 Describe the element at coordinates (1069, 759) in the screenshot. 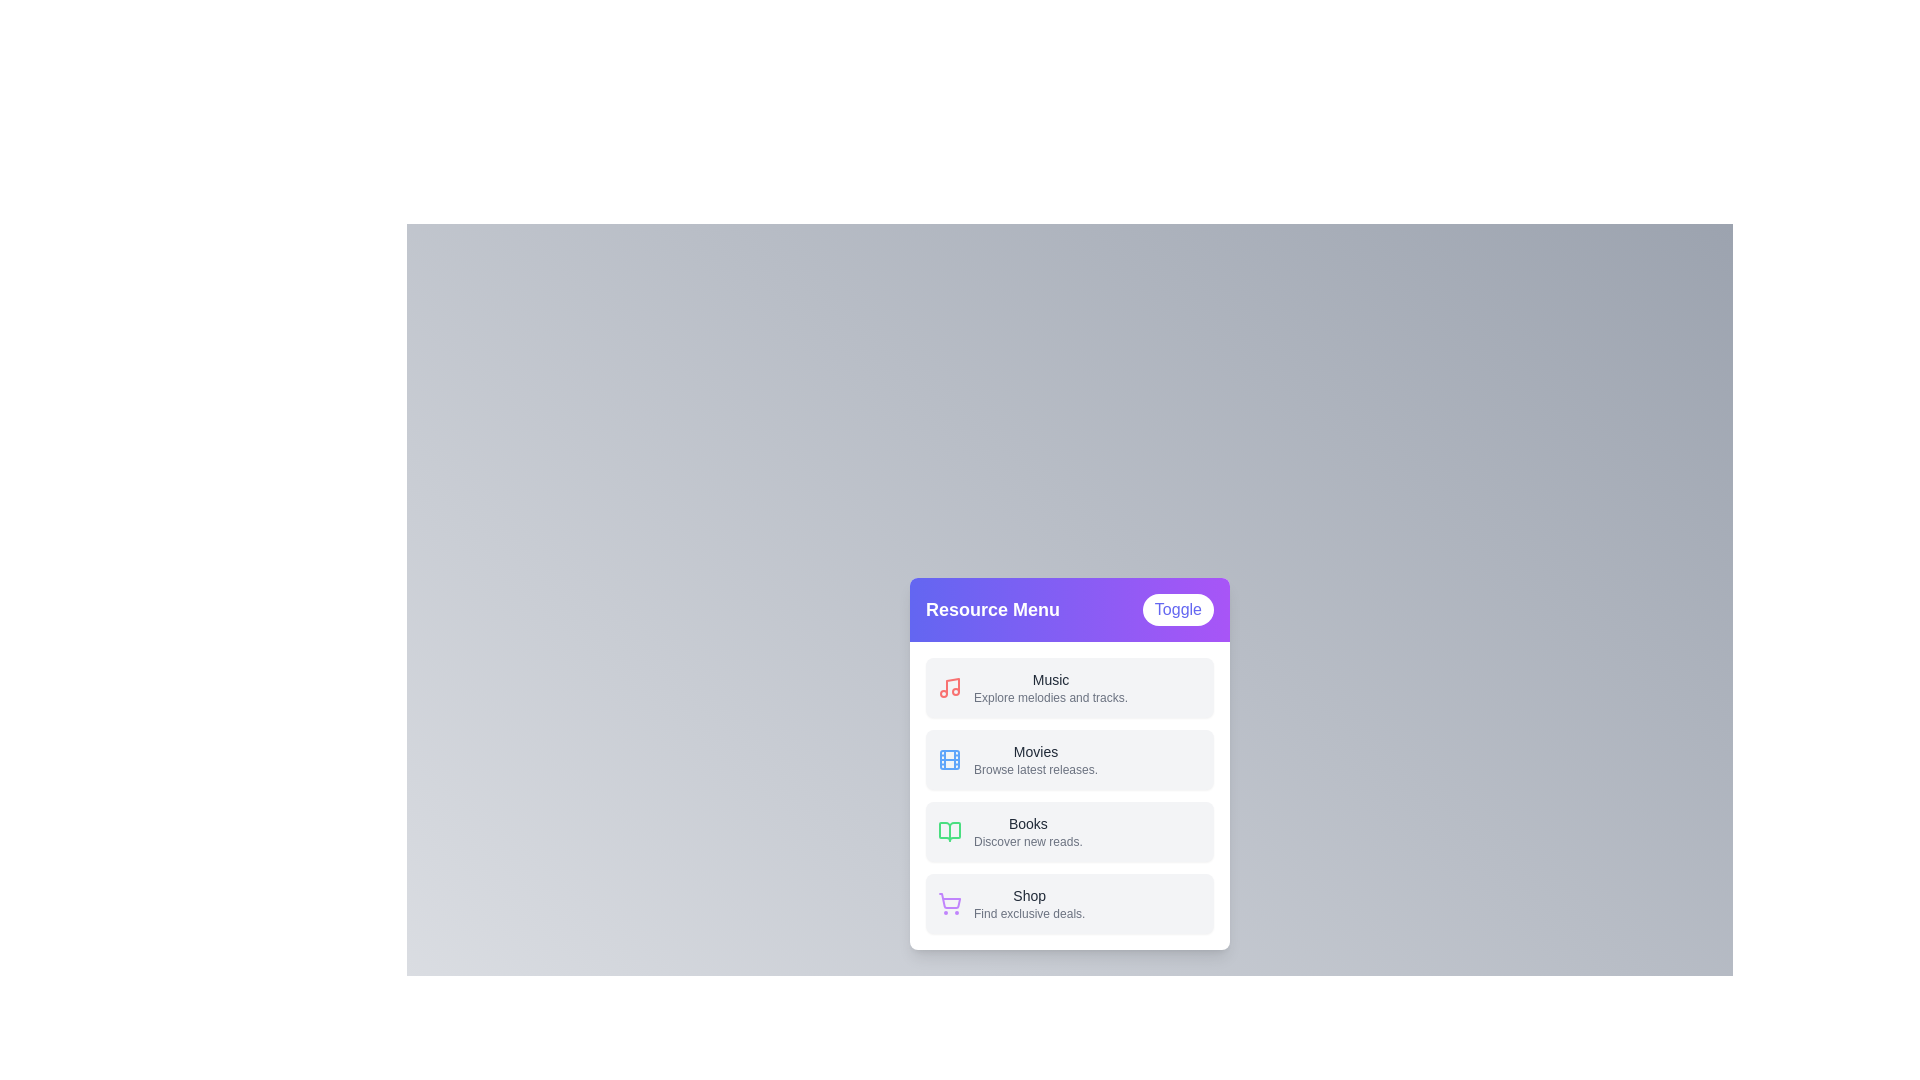

I see `the menu item labeled 'Movies'` at that location.